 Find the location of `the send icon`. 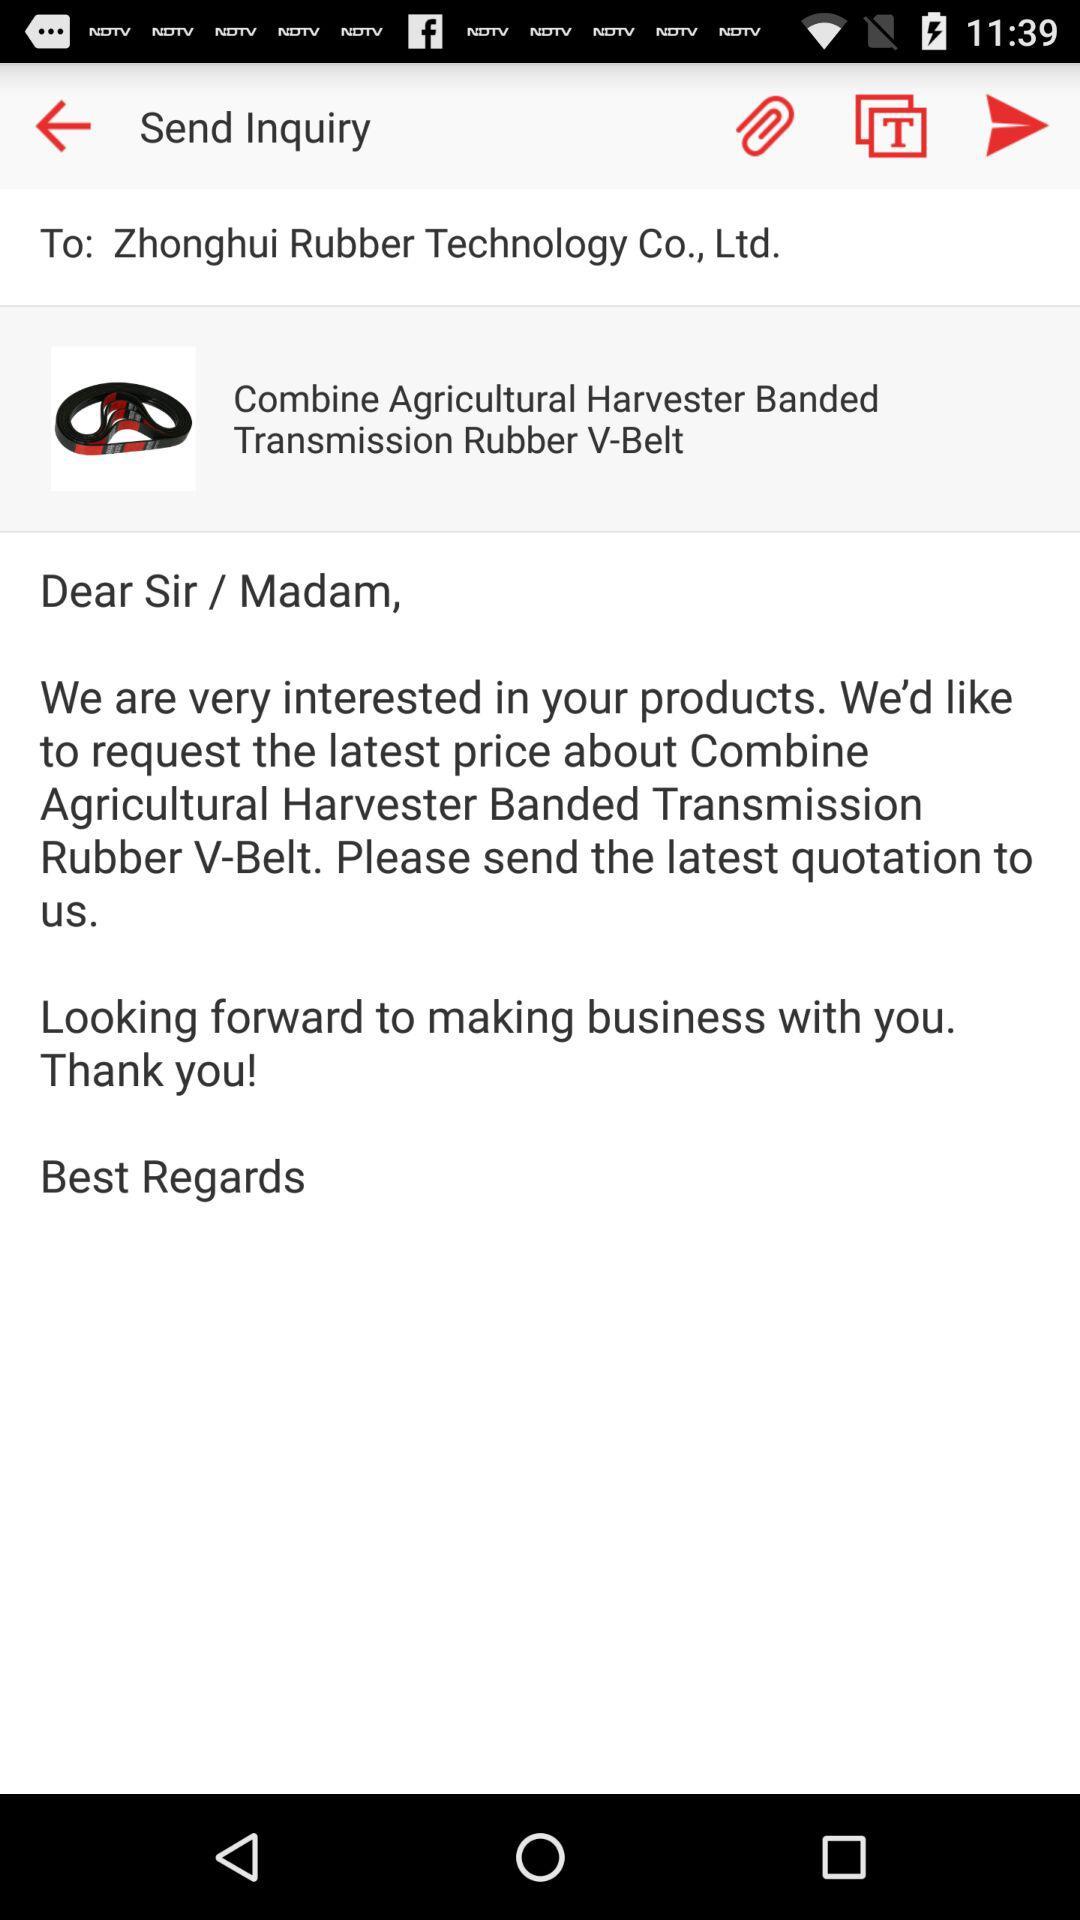

the send icon is located at coordinates (1017, 133).